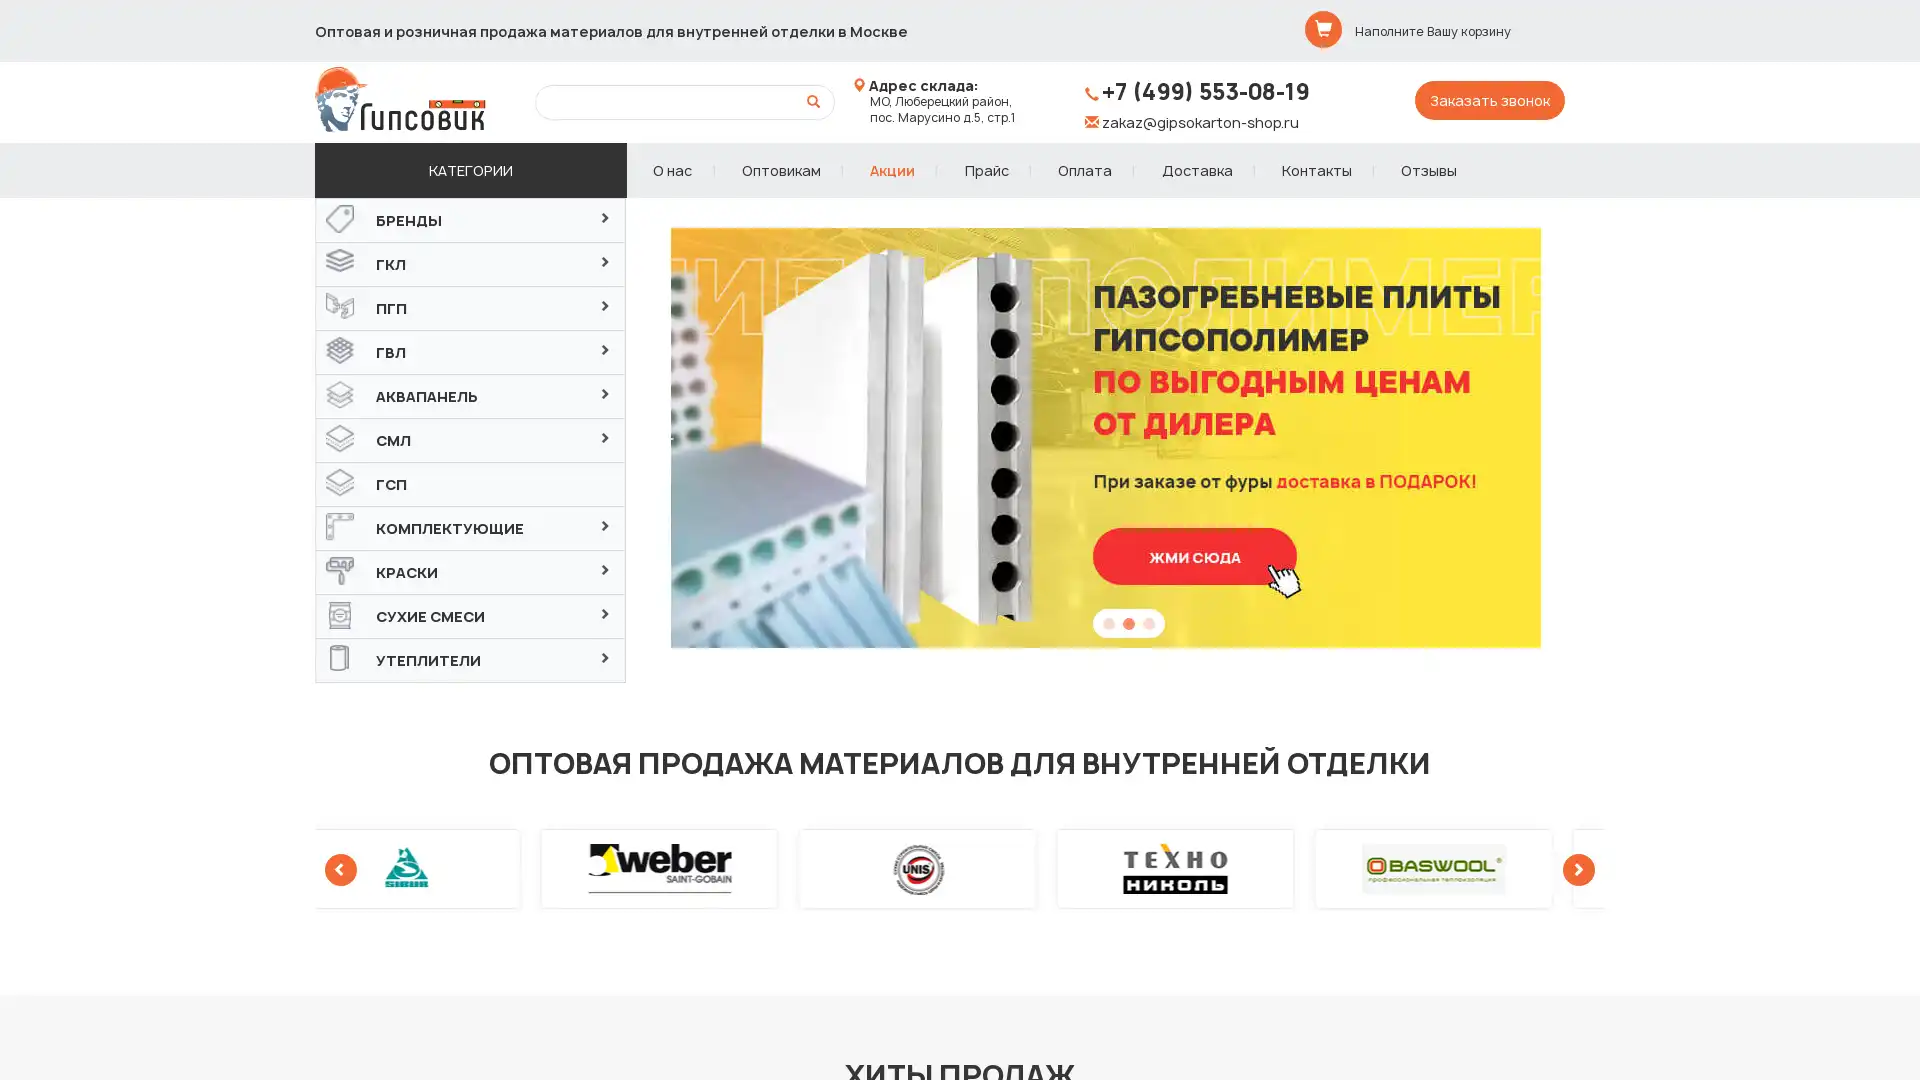 The width and height of the screenshot is (1920, 1080). Describe the element at coordinates (1593, 437) in the screenshot. I see `Next` at that location.